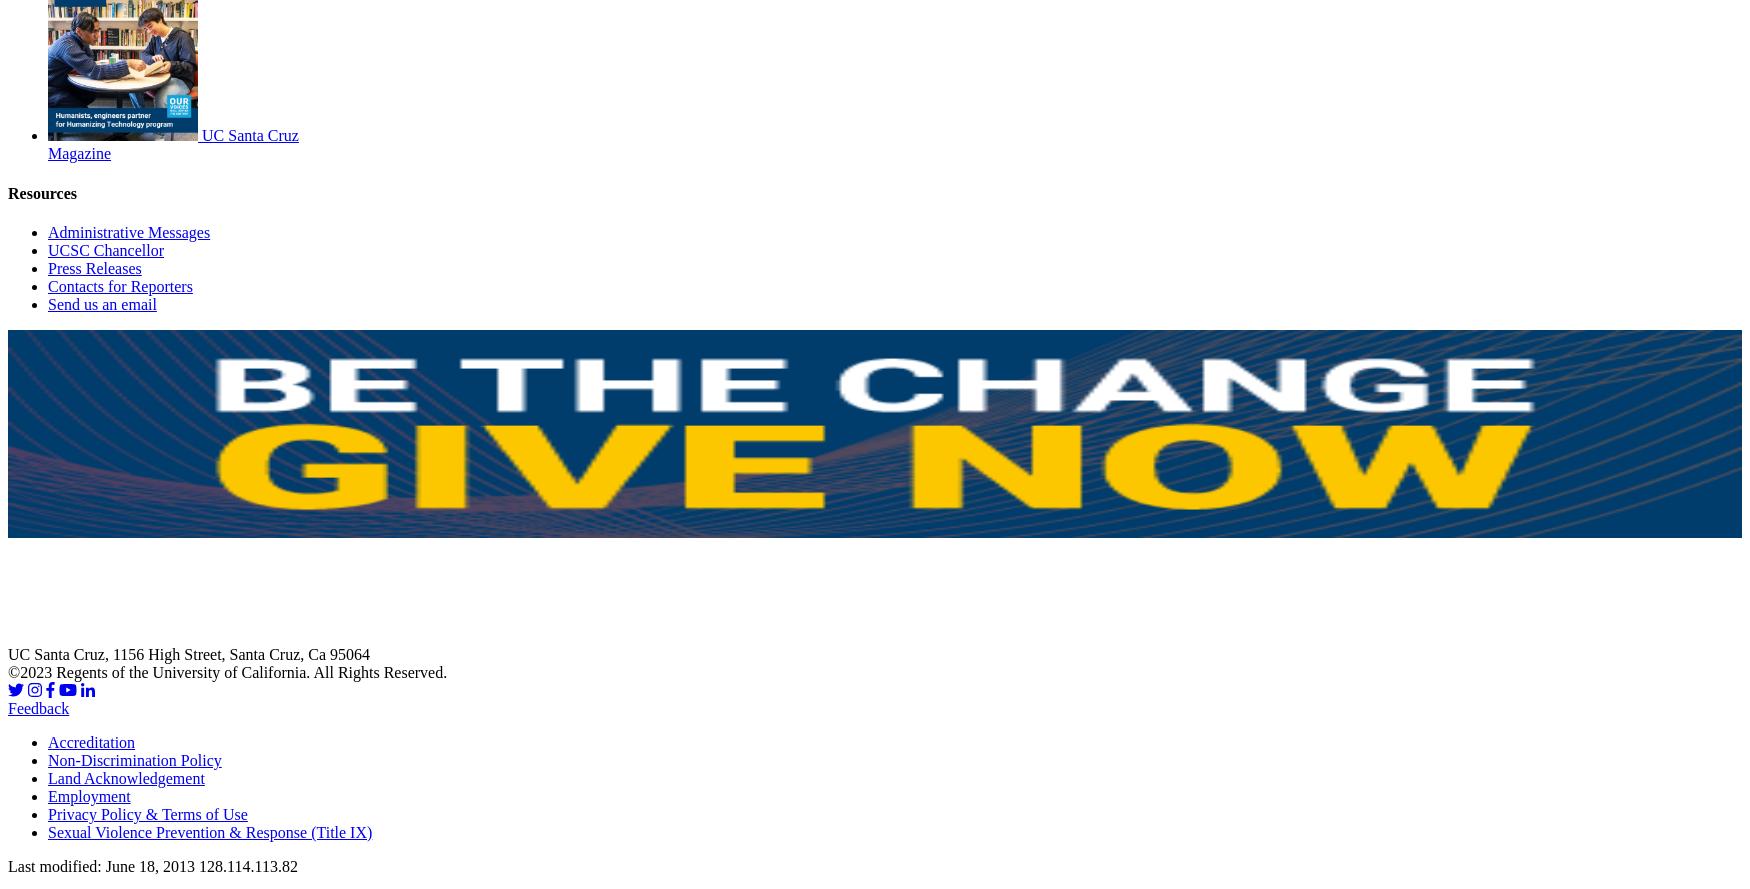  I want to click on 'UC Santa Cruz, 1156 High Street, Santa Cruz, Ca 95064', so click(189, 654).